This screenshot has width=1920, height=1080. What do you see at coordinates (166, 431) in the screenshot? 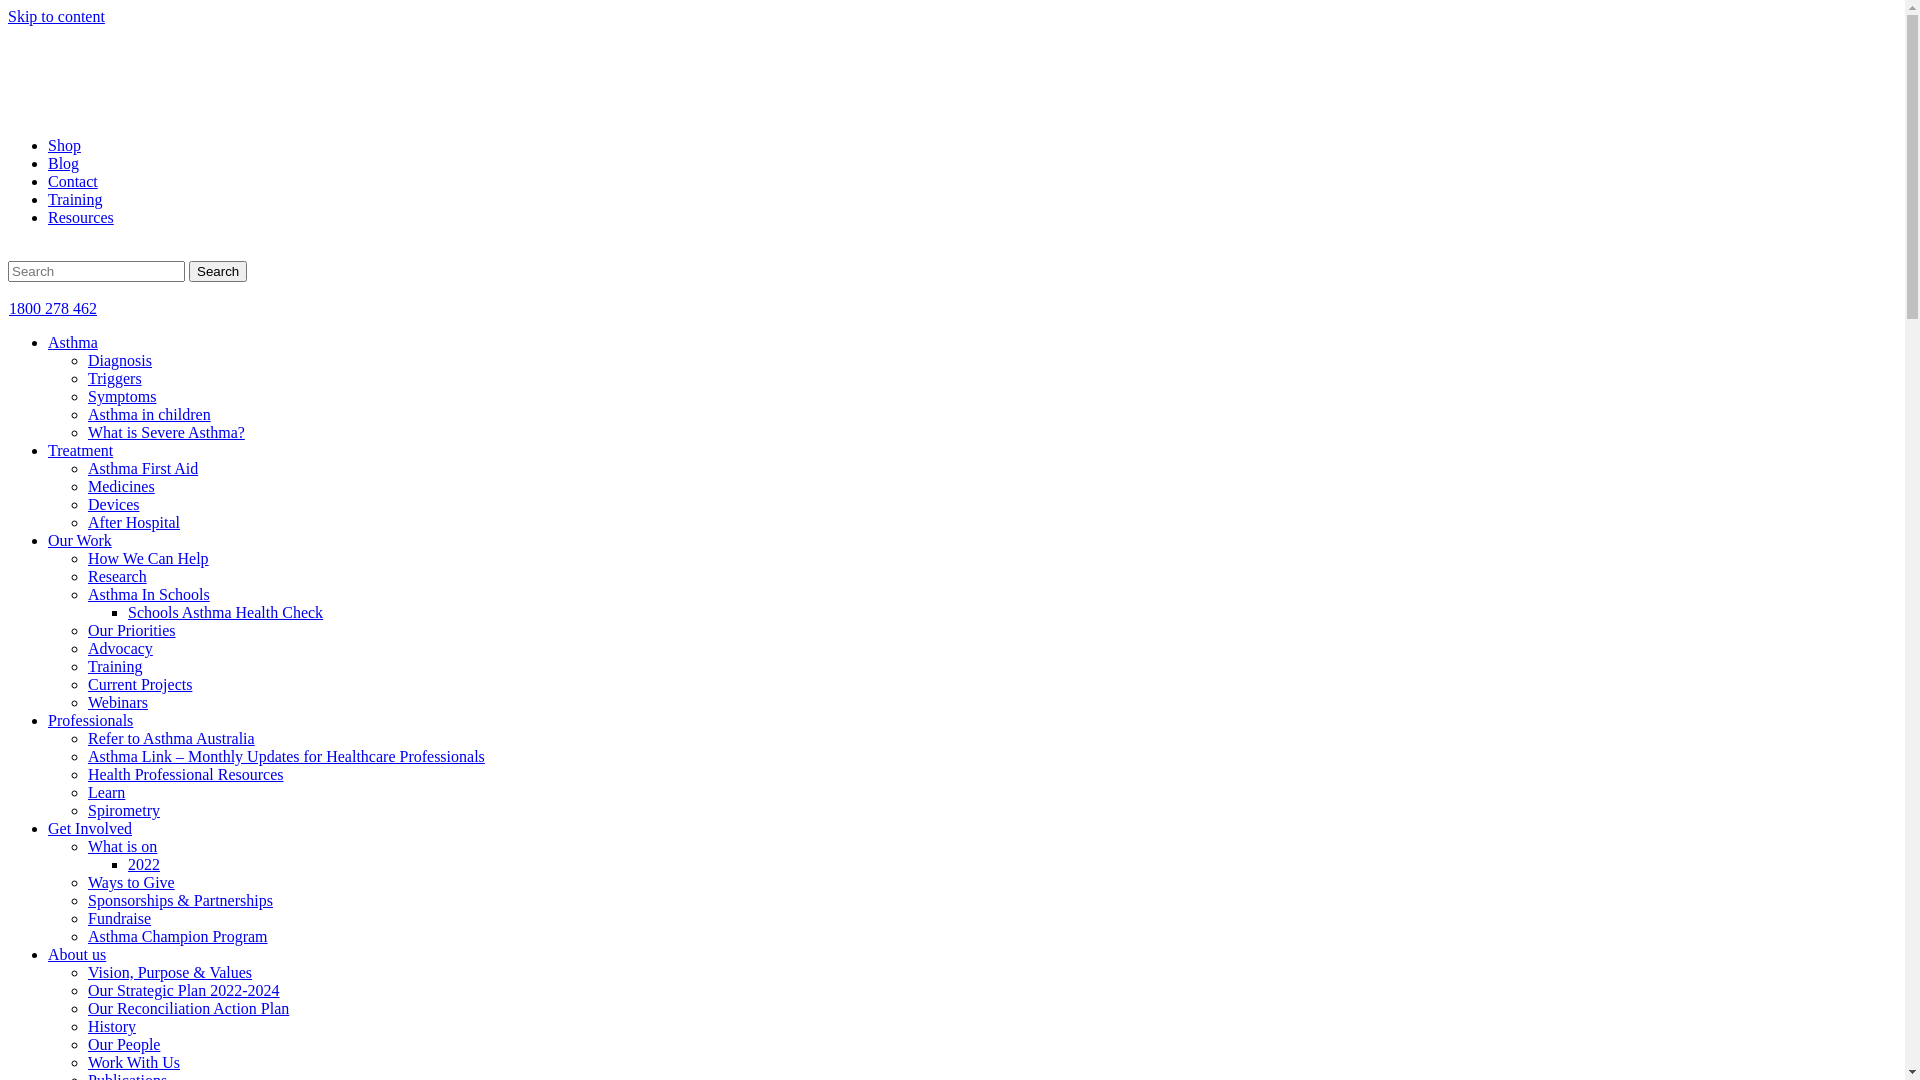
I see `'What is Severe Asthma?'` at bounding box center [166, 431].